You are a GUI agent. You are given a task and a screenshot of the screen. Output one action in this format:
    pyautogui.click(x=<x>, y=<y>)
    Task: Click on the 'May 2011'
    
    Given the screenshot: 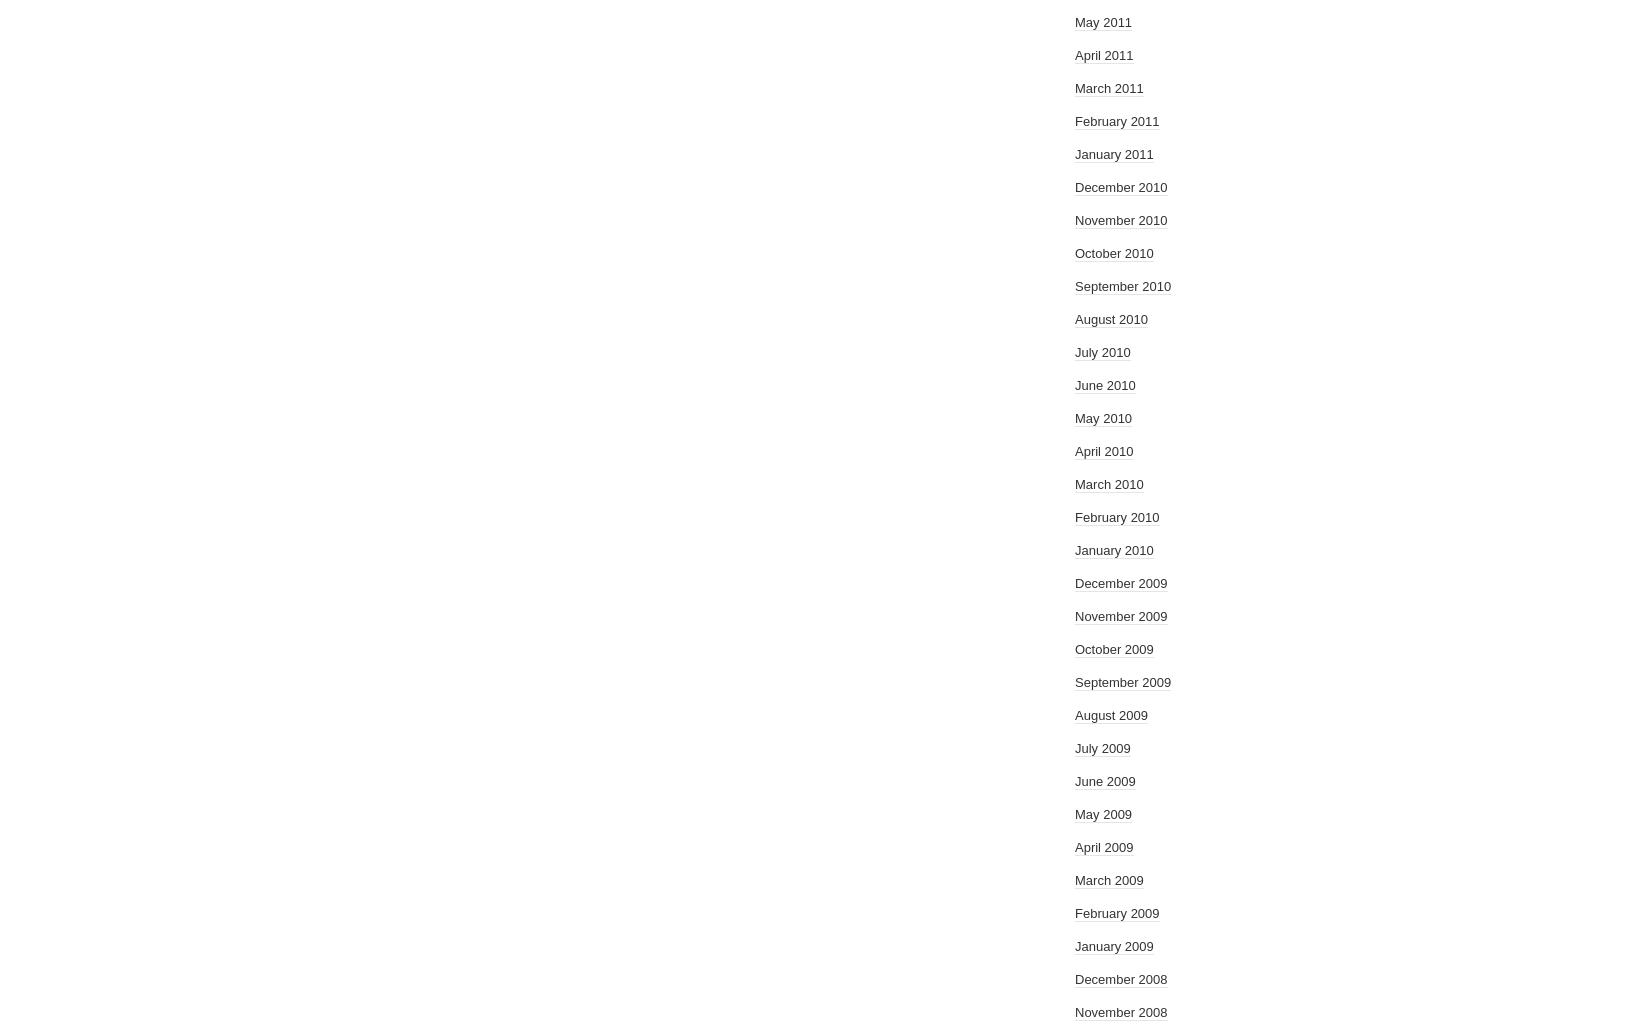 What is the action you would take?
    pyautogui.click(x=1103, y=22)
    